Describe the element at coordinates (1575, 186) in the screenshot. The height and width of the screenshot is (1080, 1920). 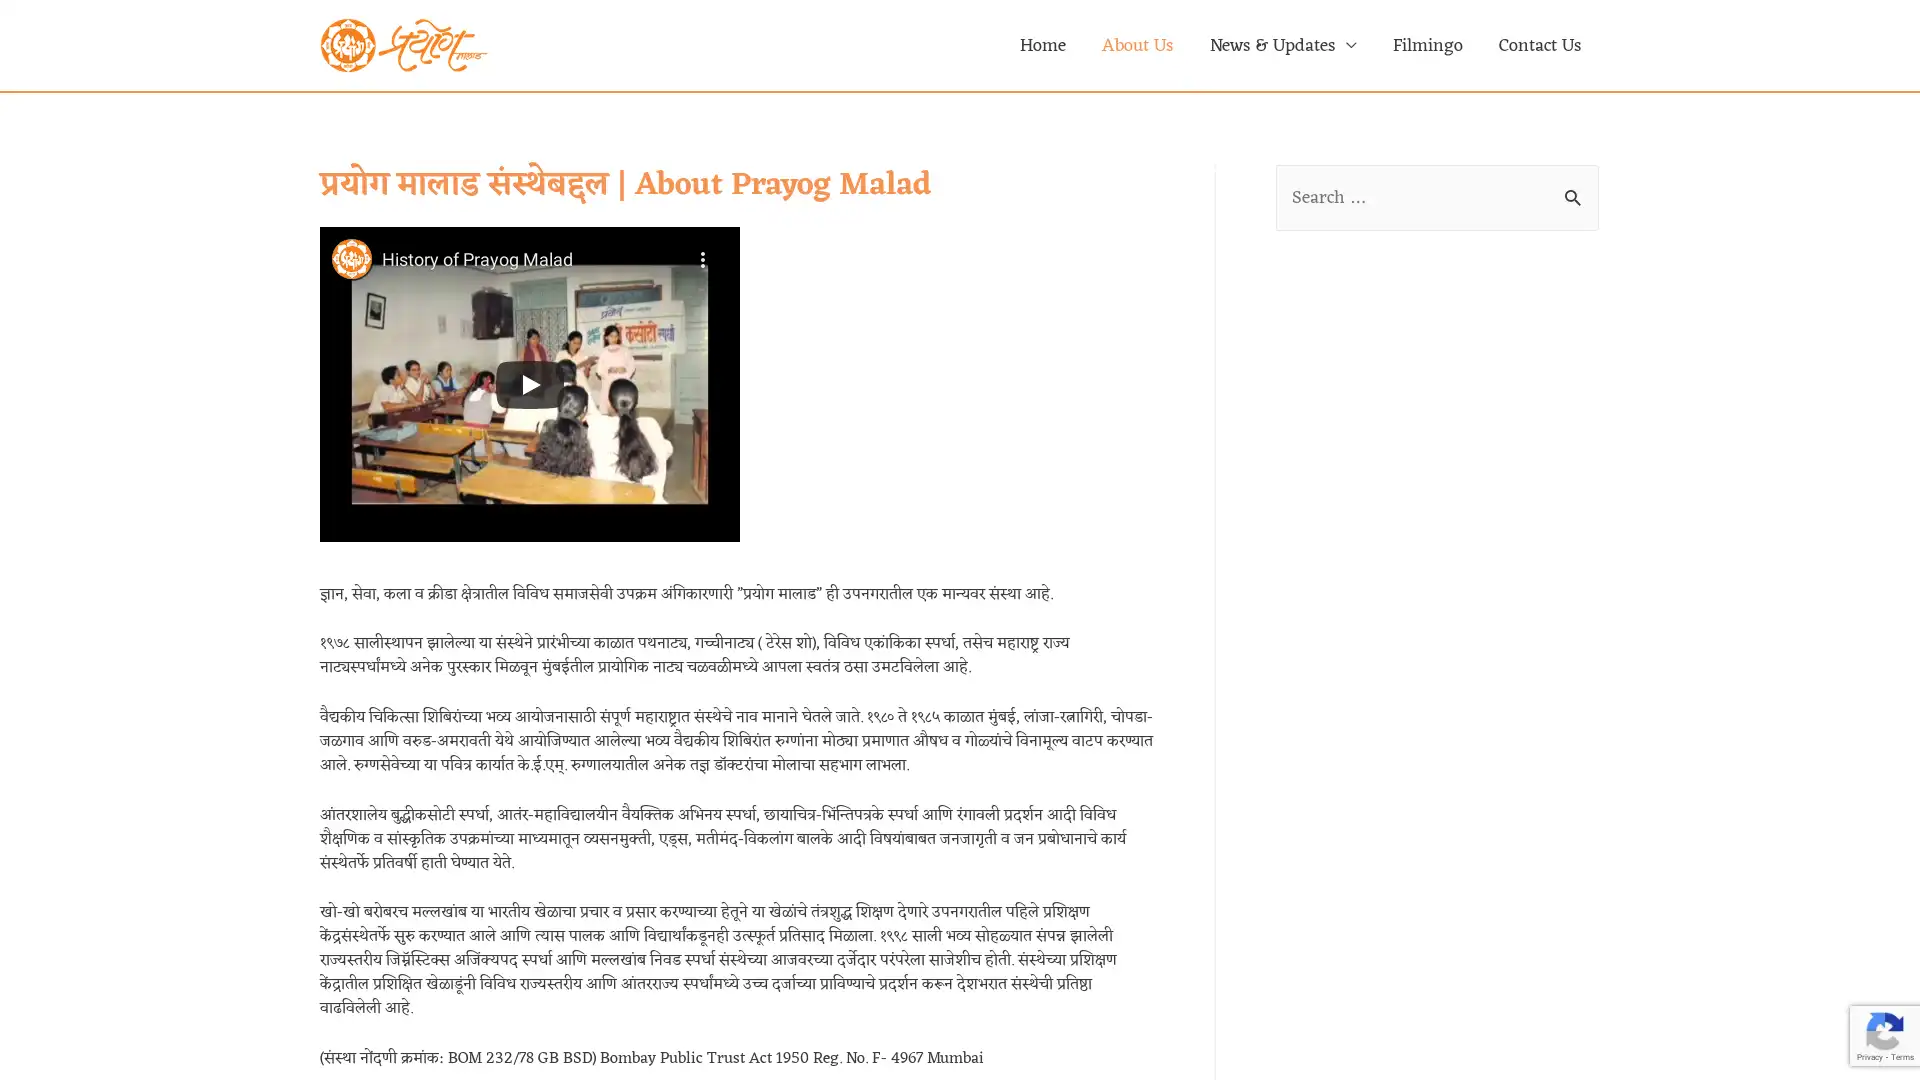
I see `Search` at that location.